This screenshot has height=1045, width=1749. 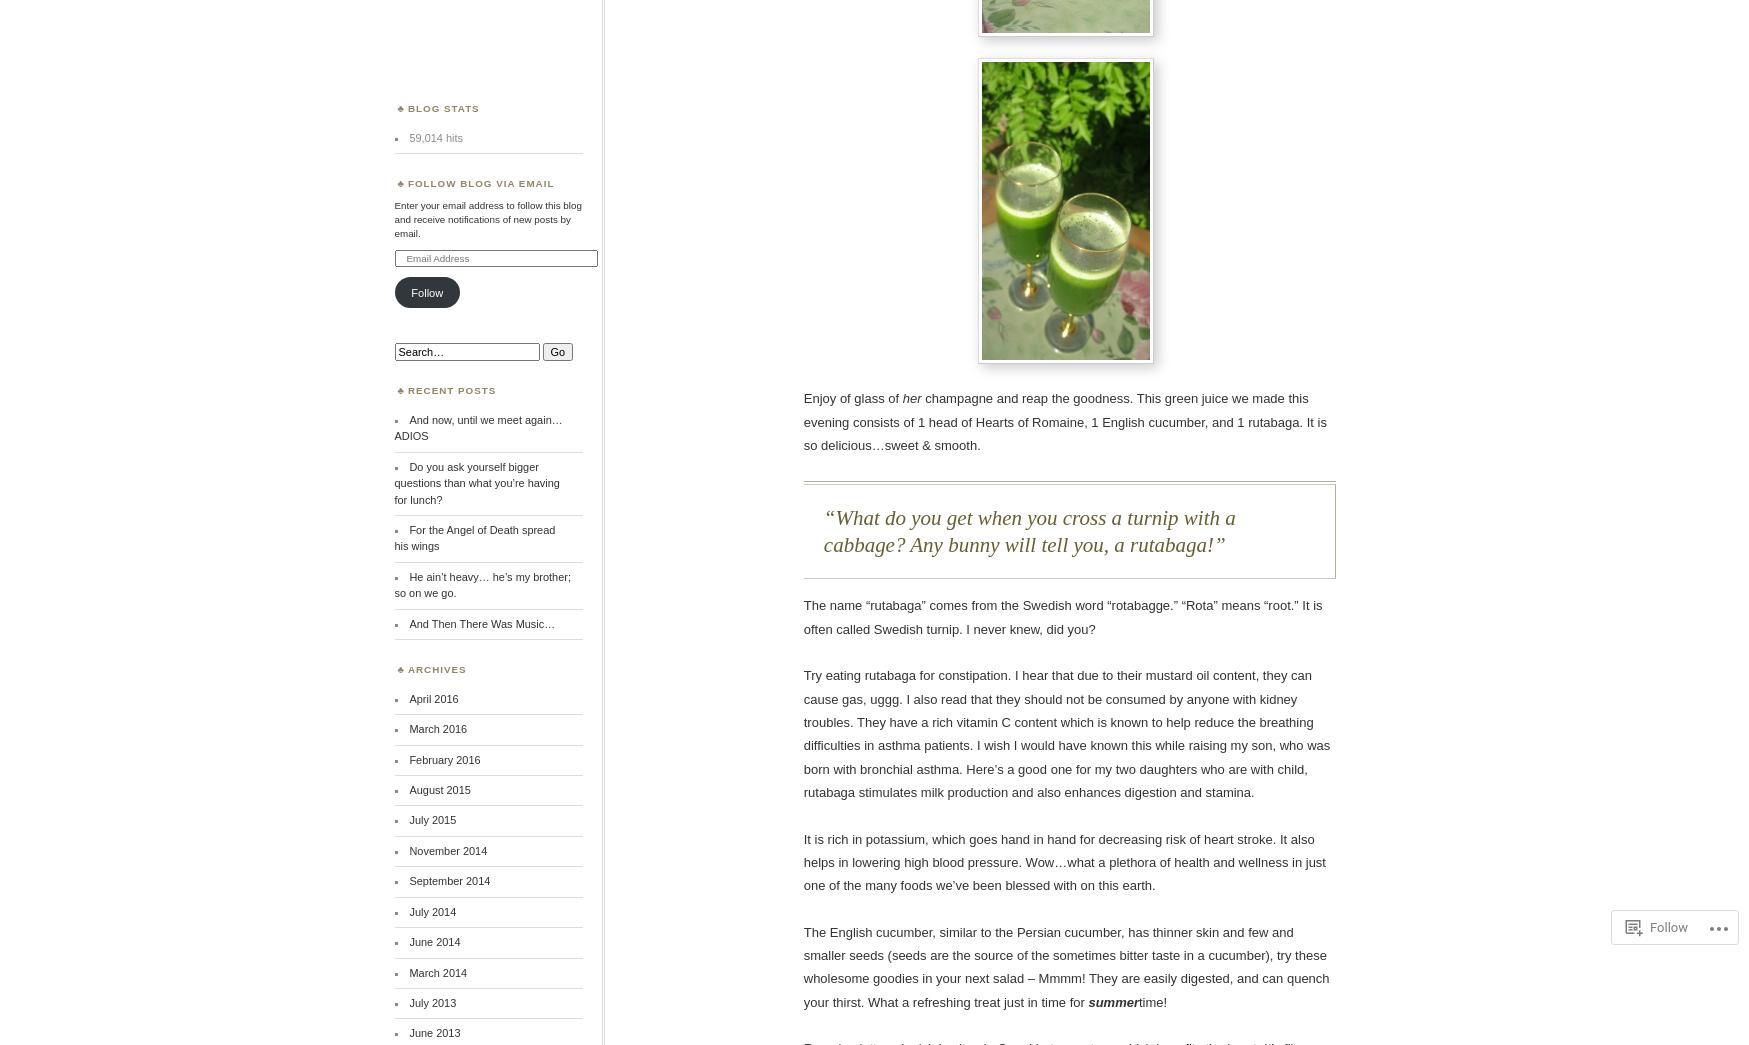 I want to click on 'June 2014', so click(x=433, y=940).